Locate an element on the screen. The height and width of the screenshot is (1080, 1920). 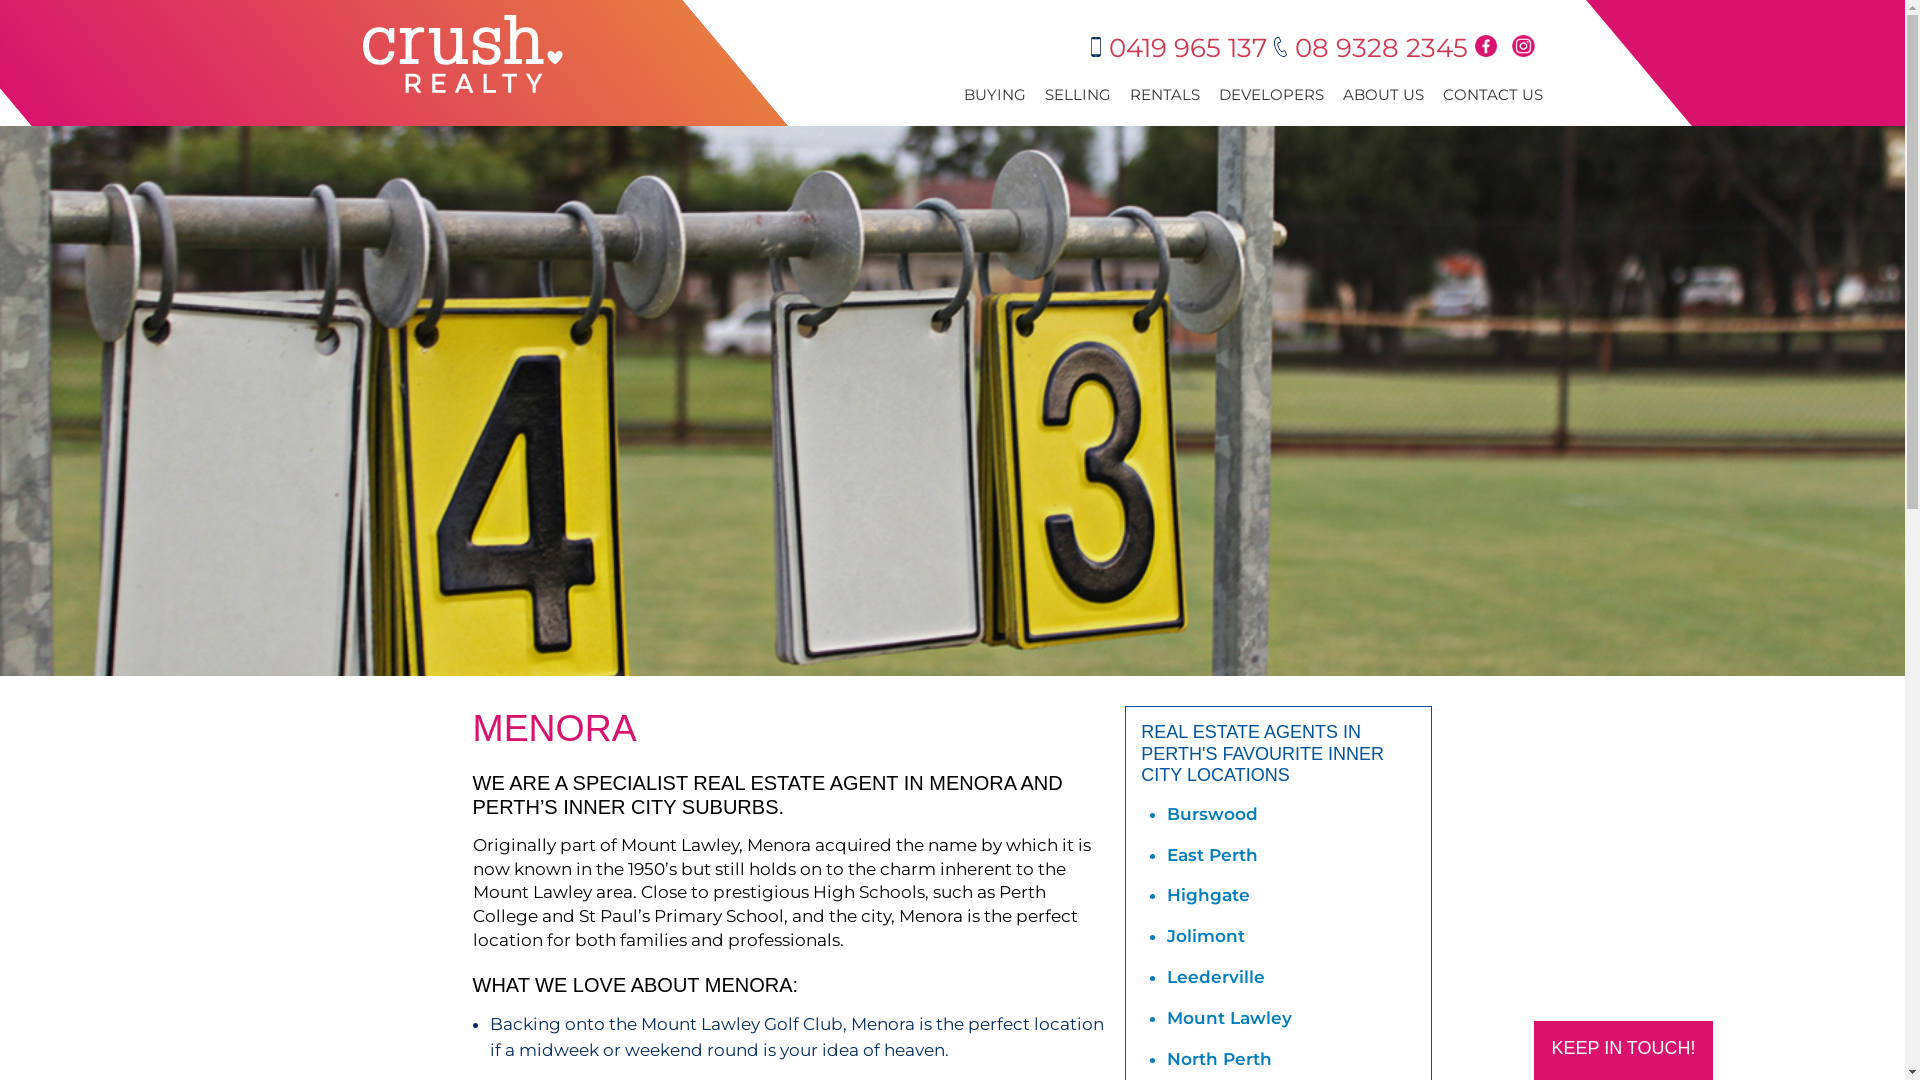
'DEVELOPERS' is located at coordinates (1269, 96).